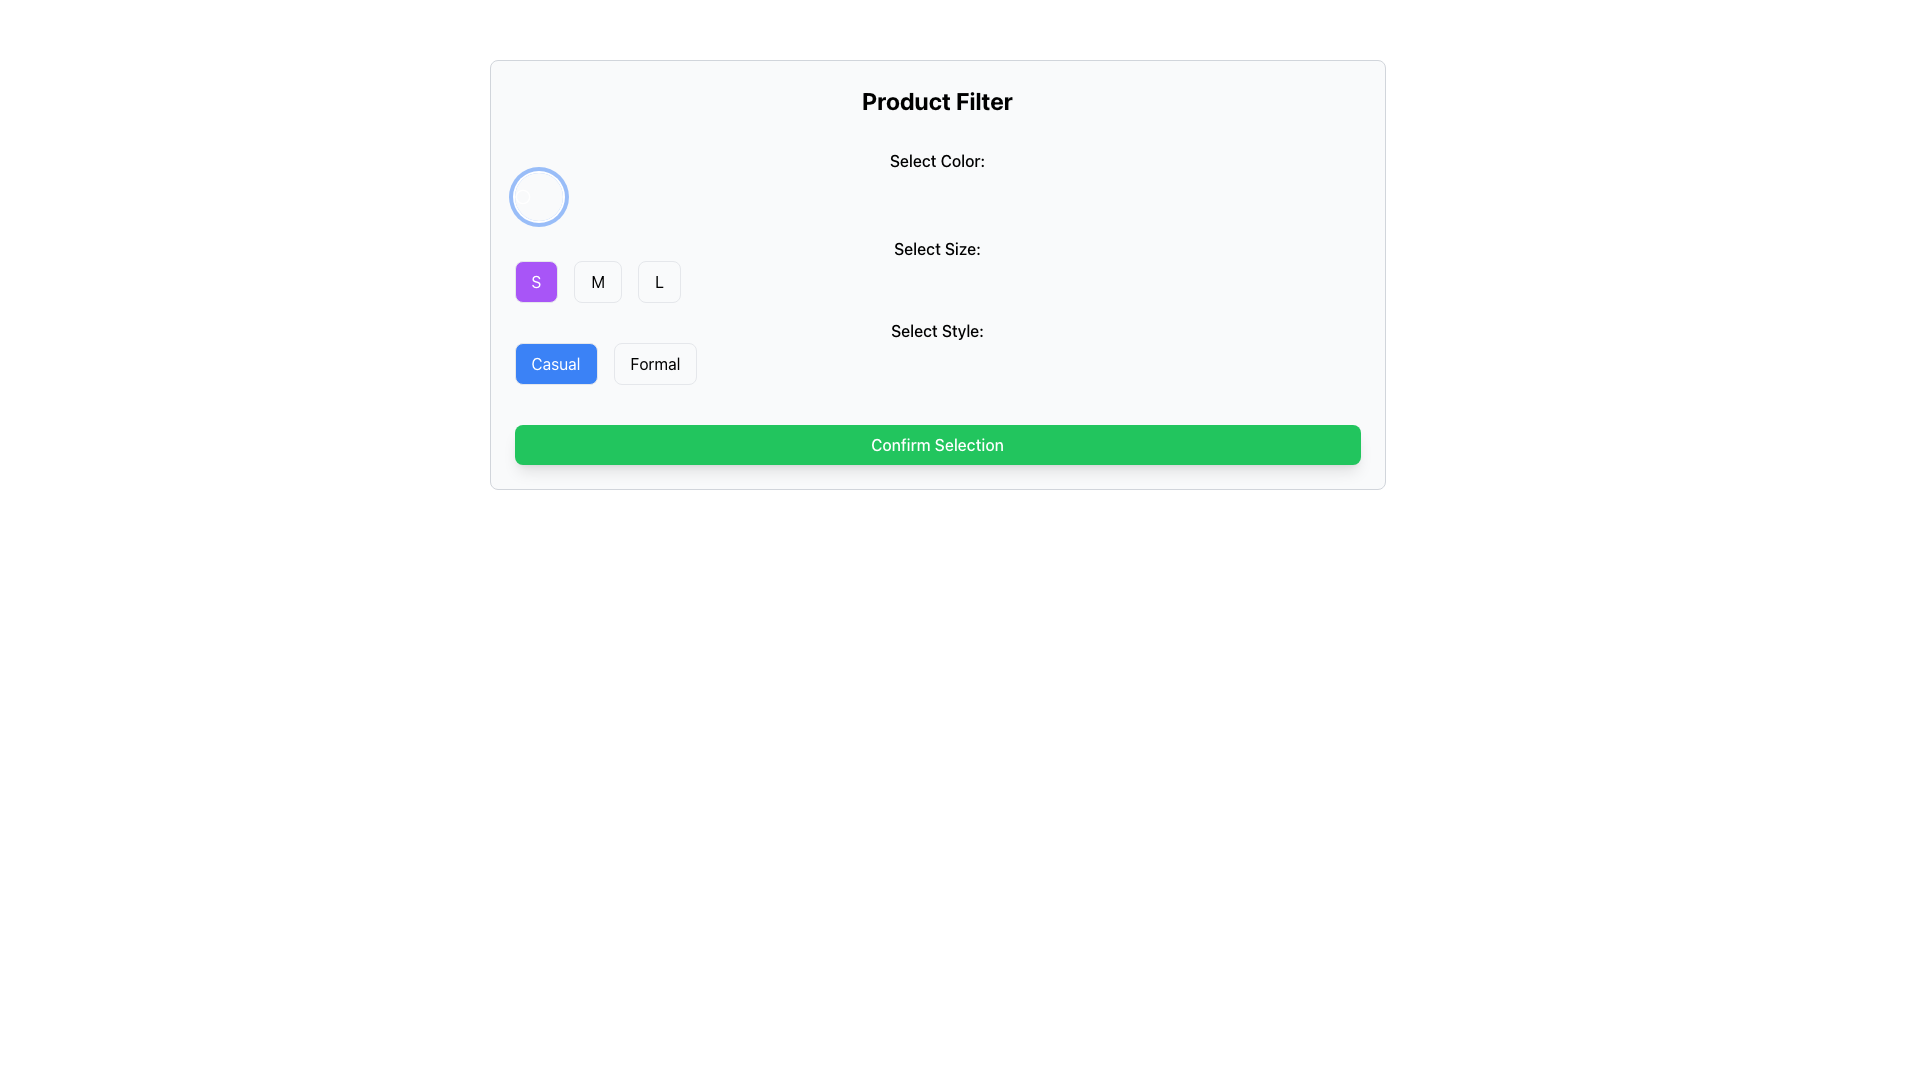  Describe the element at coordinates (601, 196) in the screenshot. I see `the middle circular button in the color selection row` at that location.